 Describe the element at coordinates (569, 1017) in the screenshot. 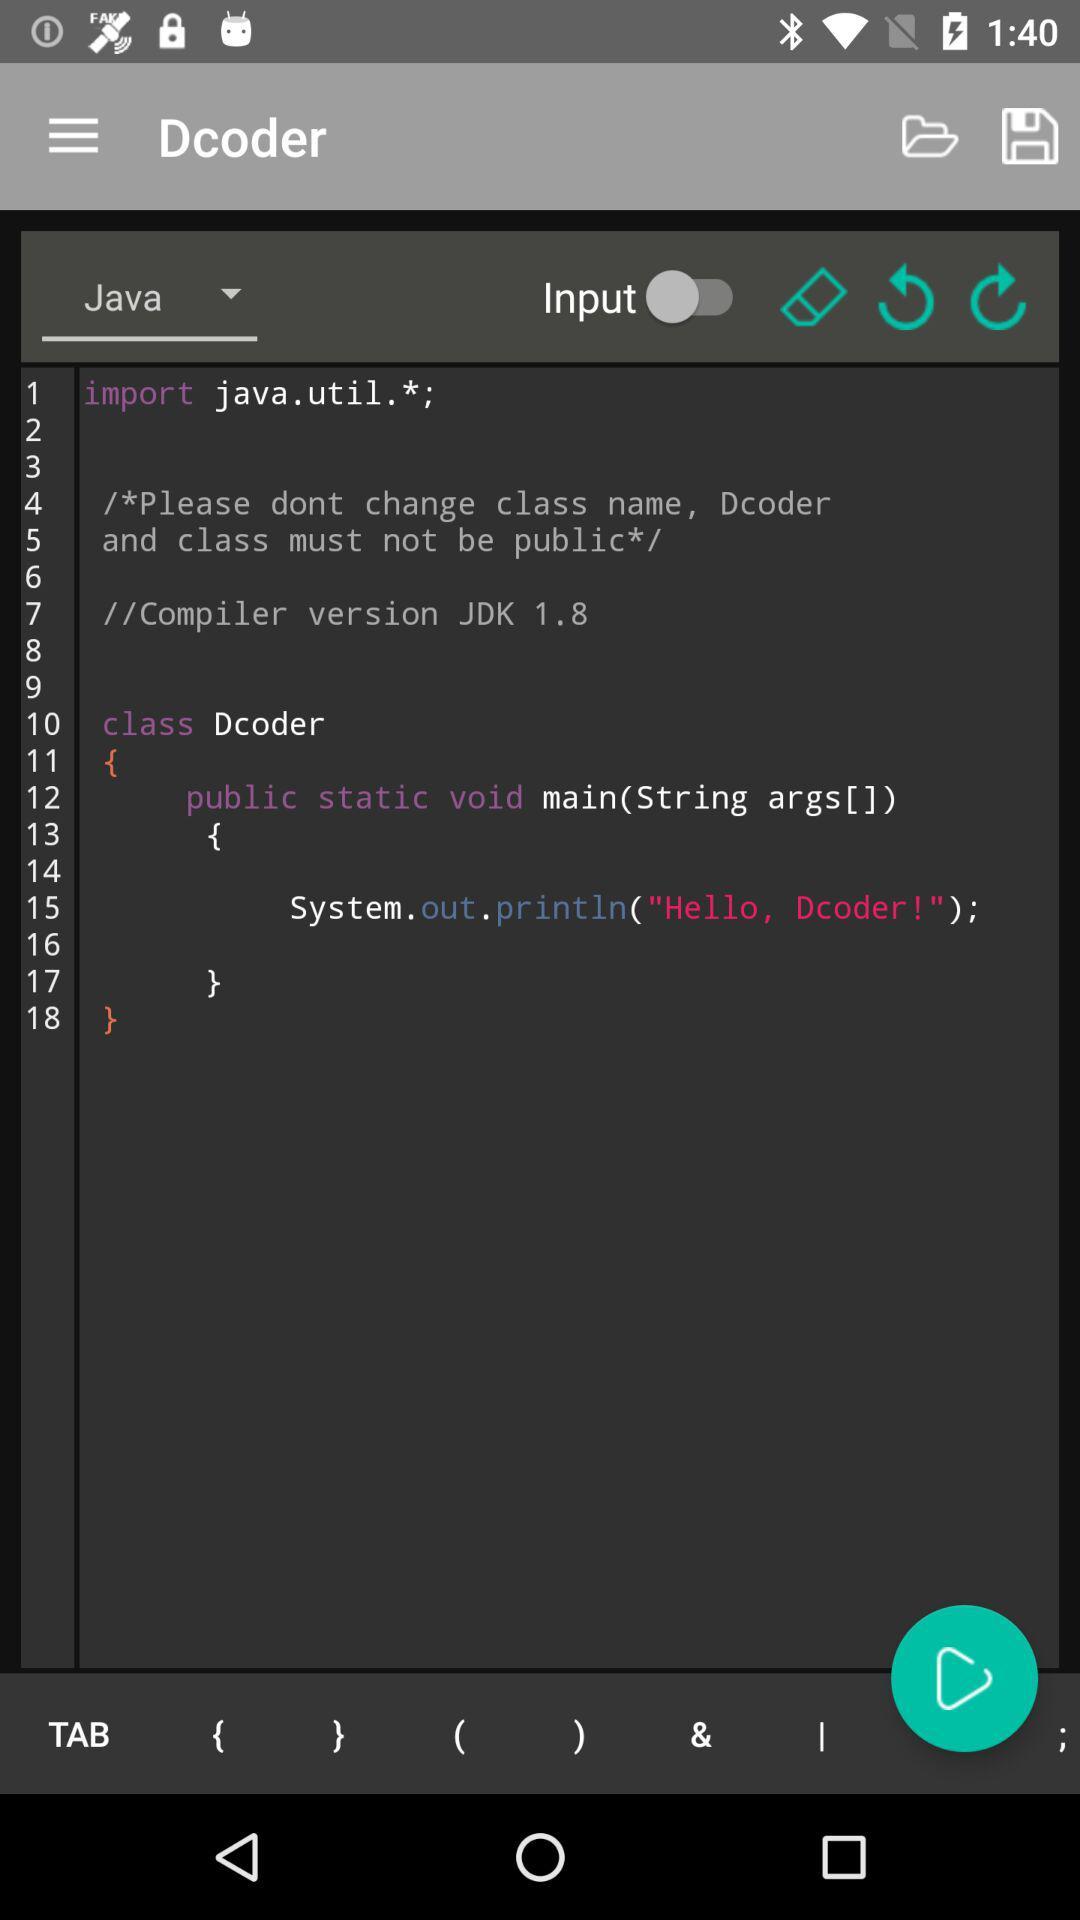

I see `import java util icon` at that location.